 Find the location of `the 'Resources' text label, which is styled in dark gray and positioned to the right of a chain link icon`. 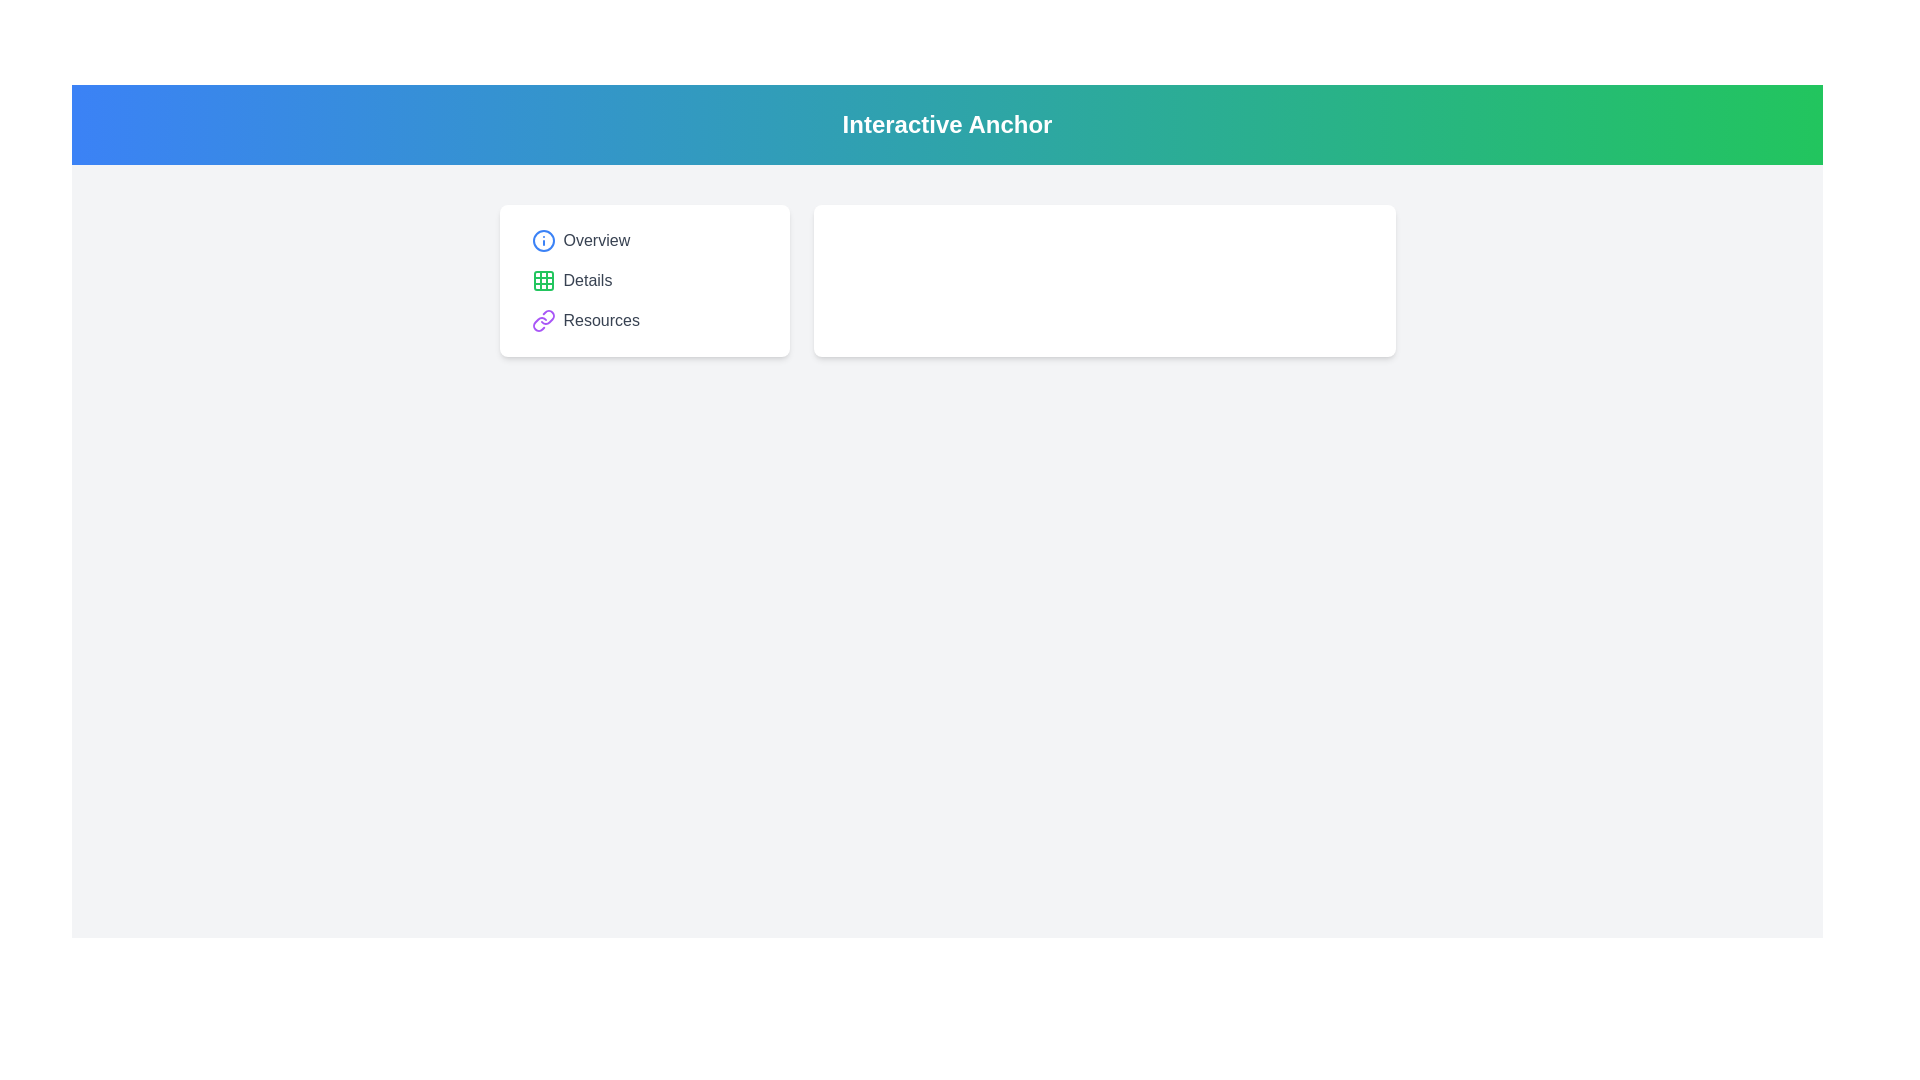

the 'Resources' text label, which is styled in dark gray and positioned to the right of a chain link icon is located at coordinates (600, 319).